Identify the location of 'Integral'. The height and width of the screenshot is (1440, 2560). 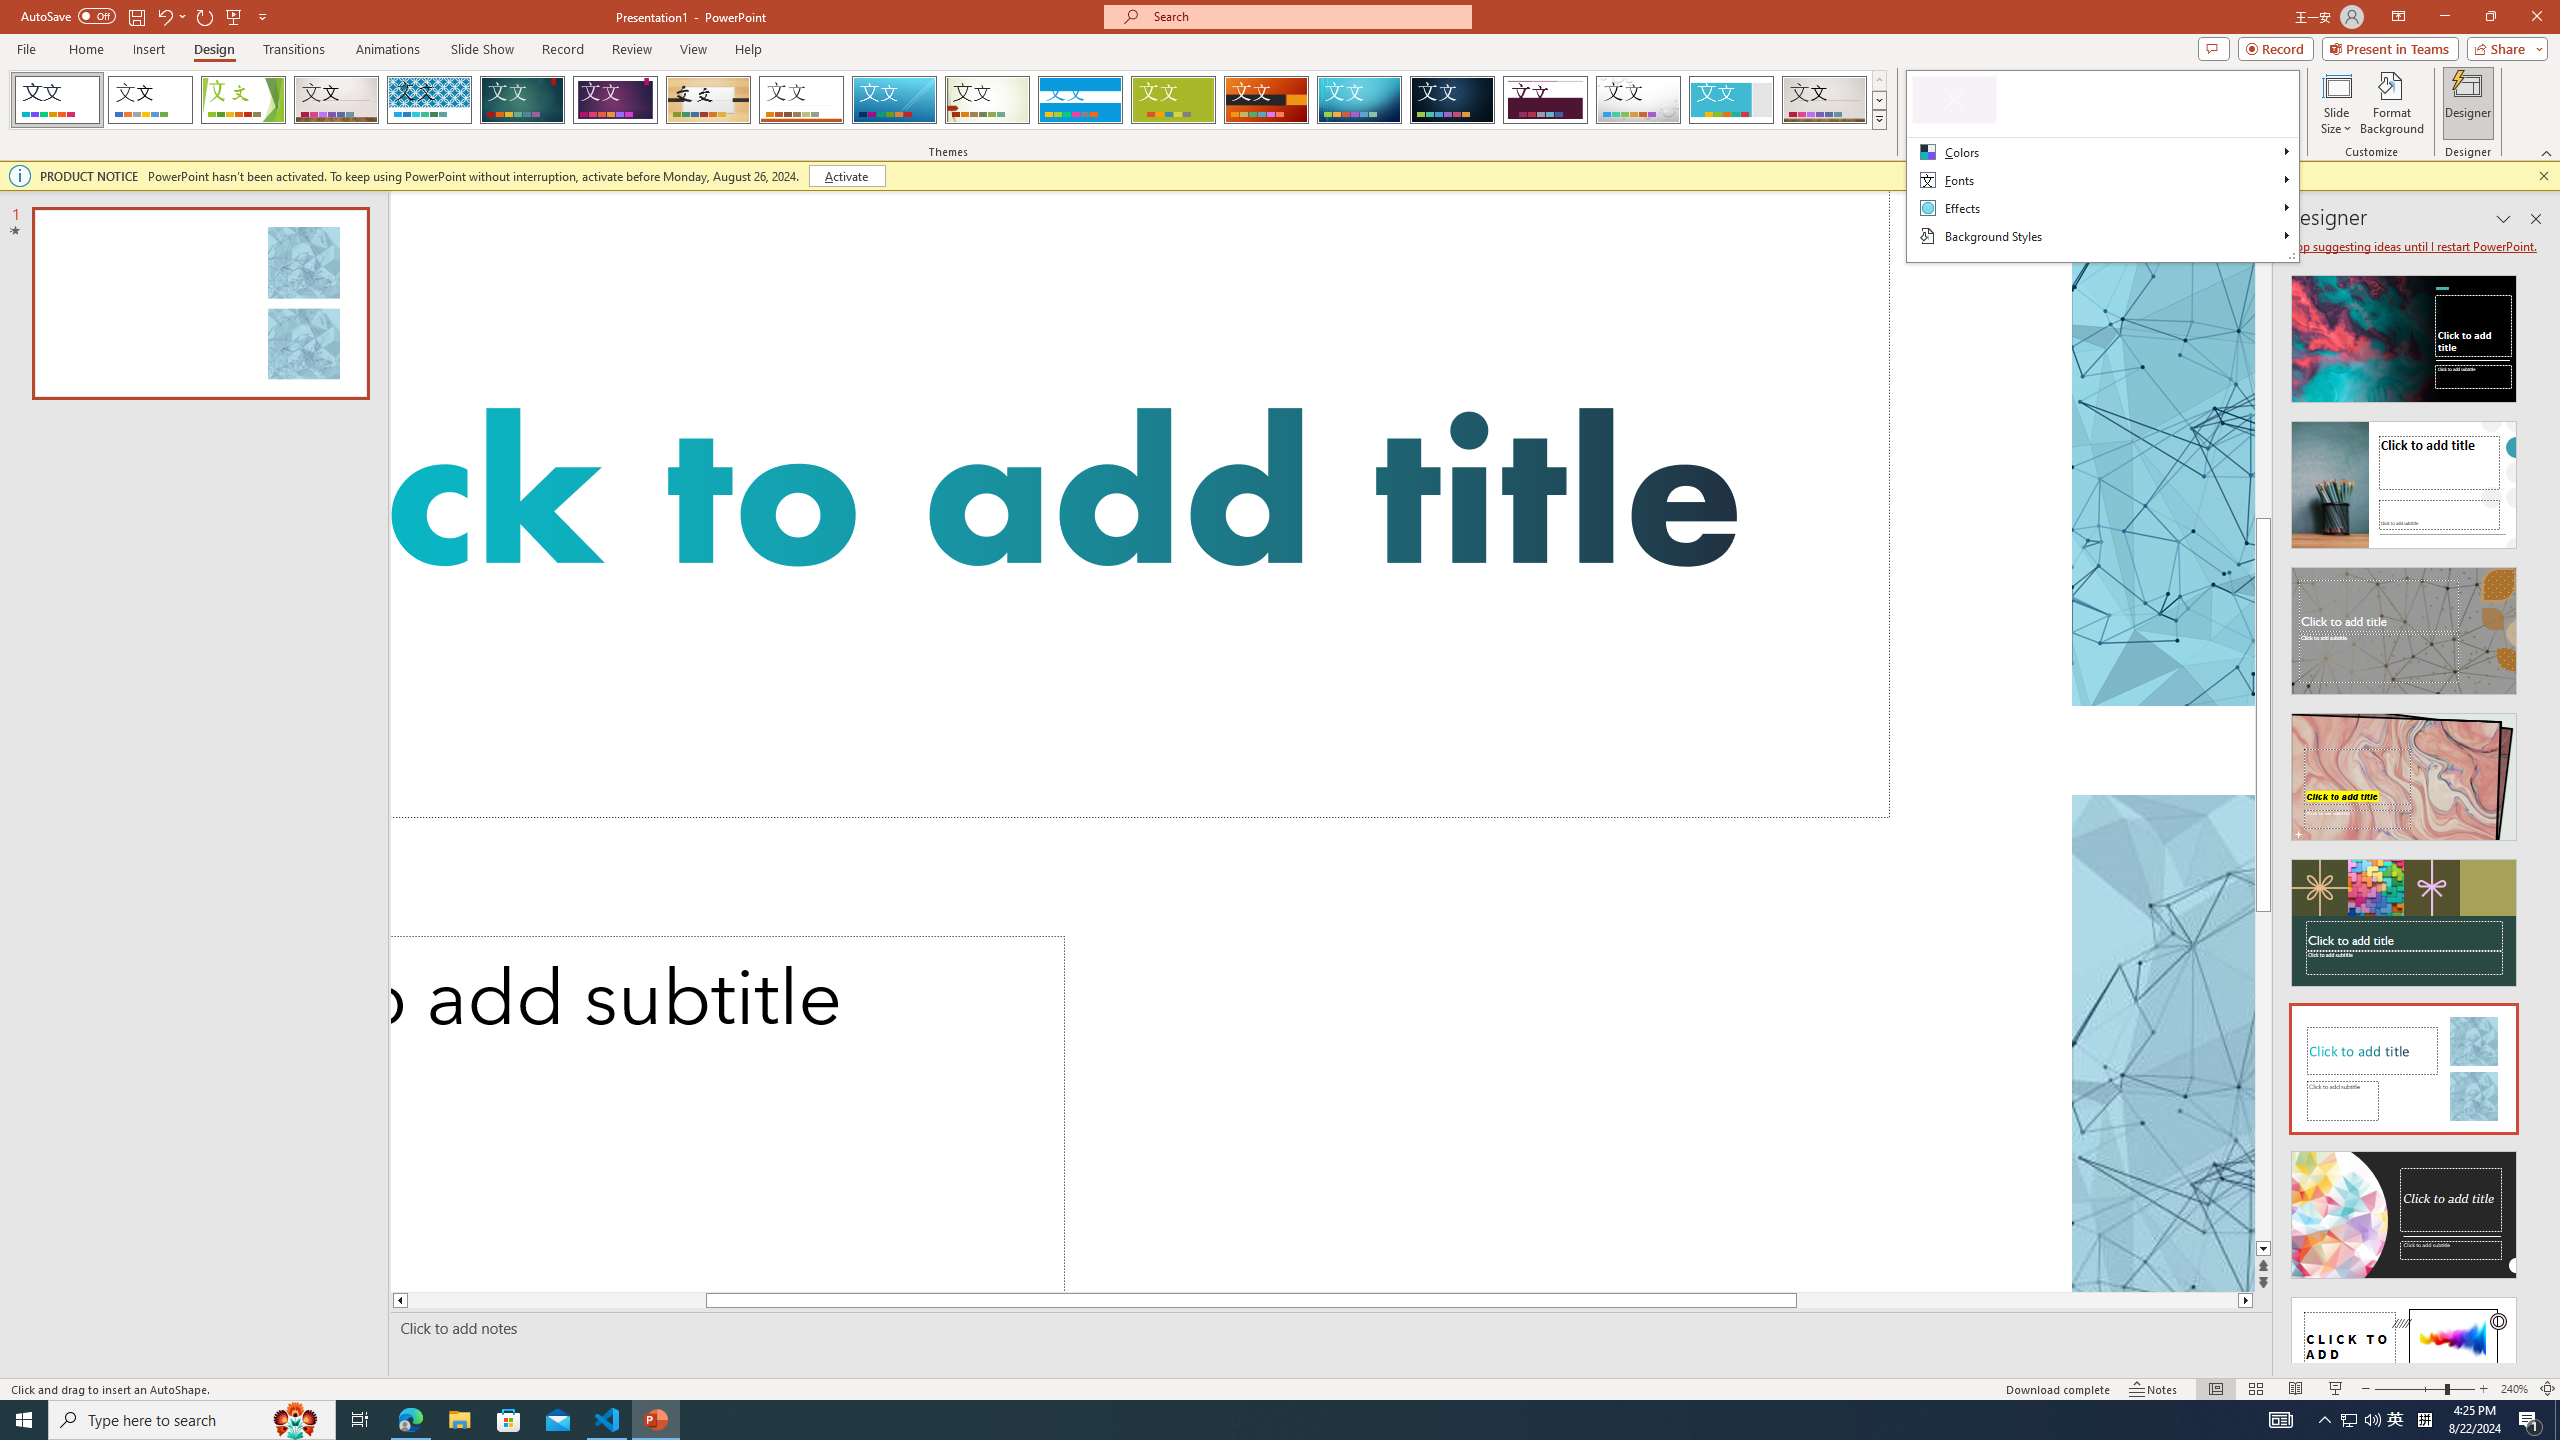
(429, 99).